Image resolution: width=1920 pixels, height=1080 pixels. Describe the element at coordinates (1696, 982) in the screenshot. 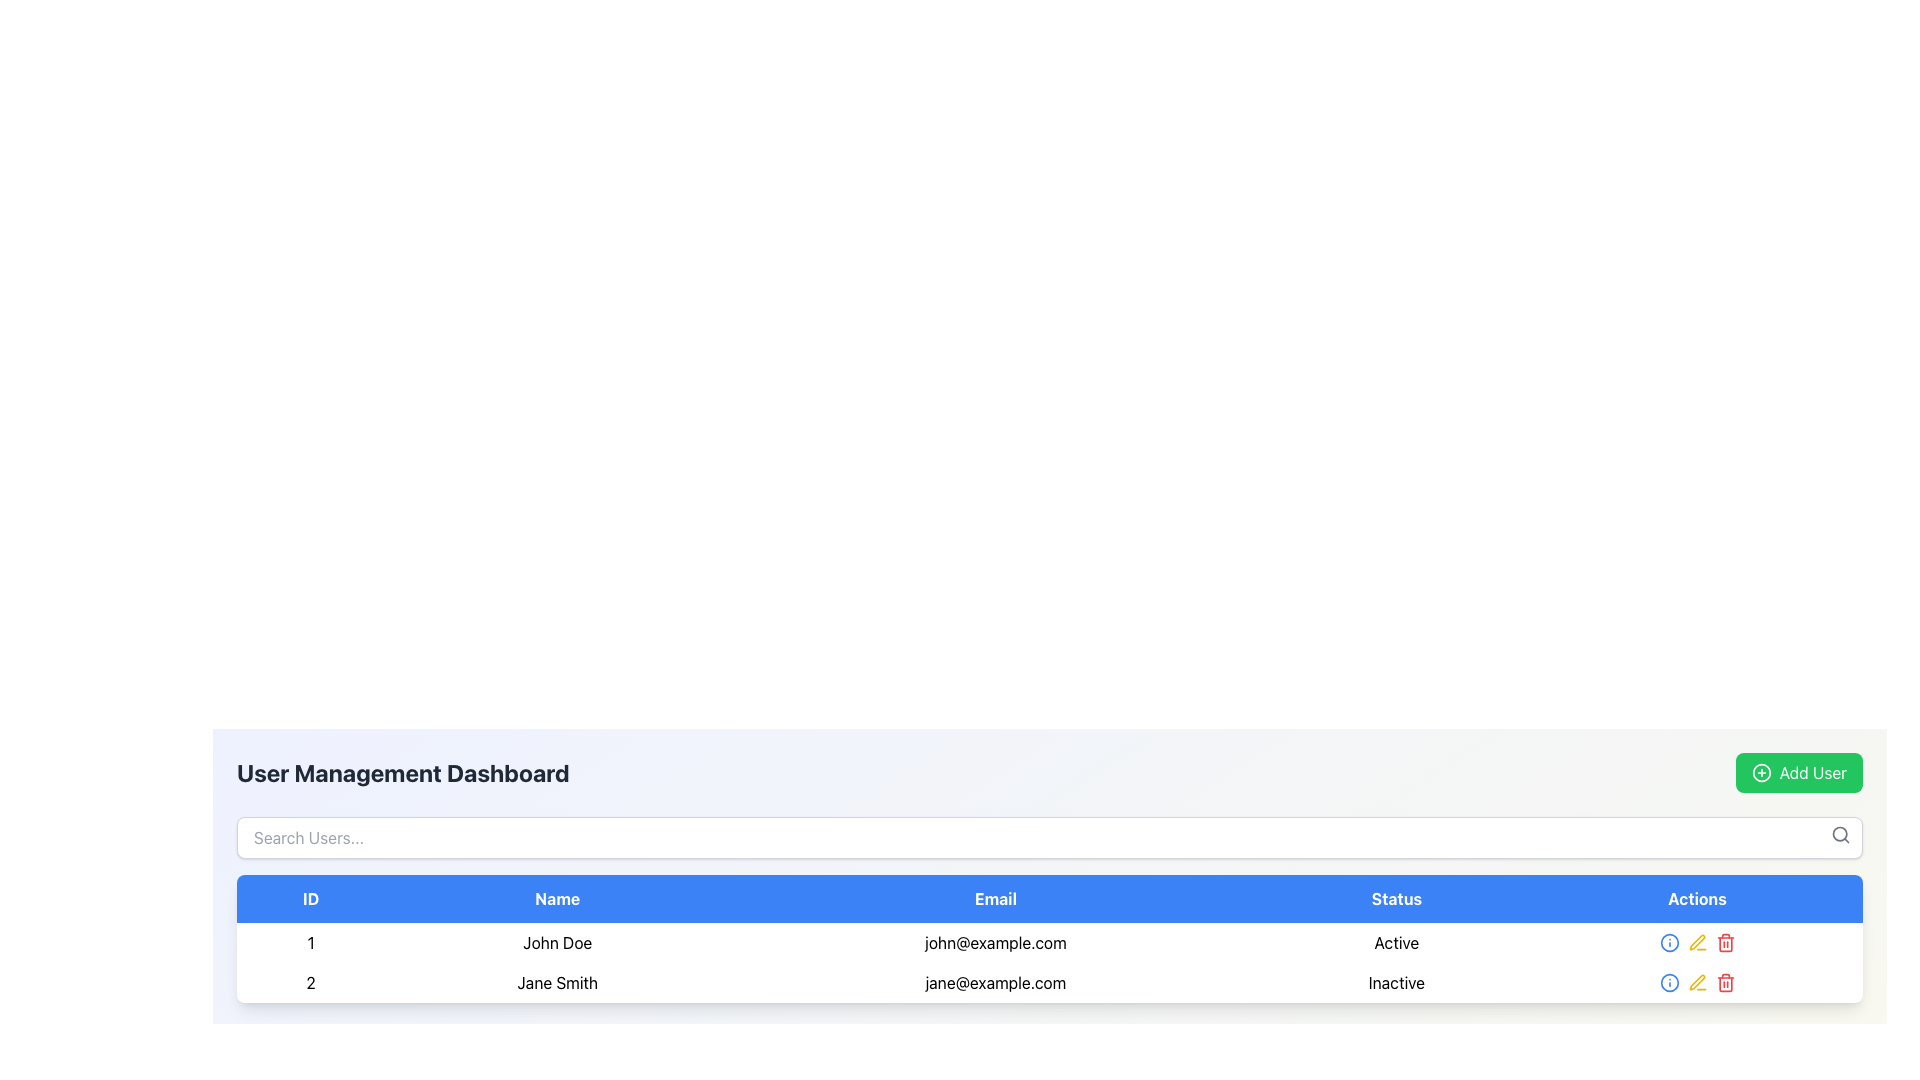

I see `the yellow pen icon in the 'Actions' column of Jane Smith's row` at that location.